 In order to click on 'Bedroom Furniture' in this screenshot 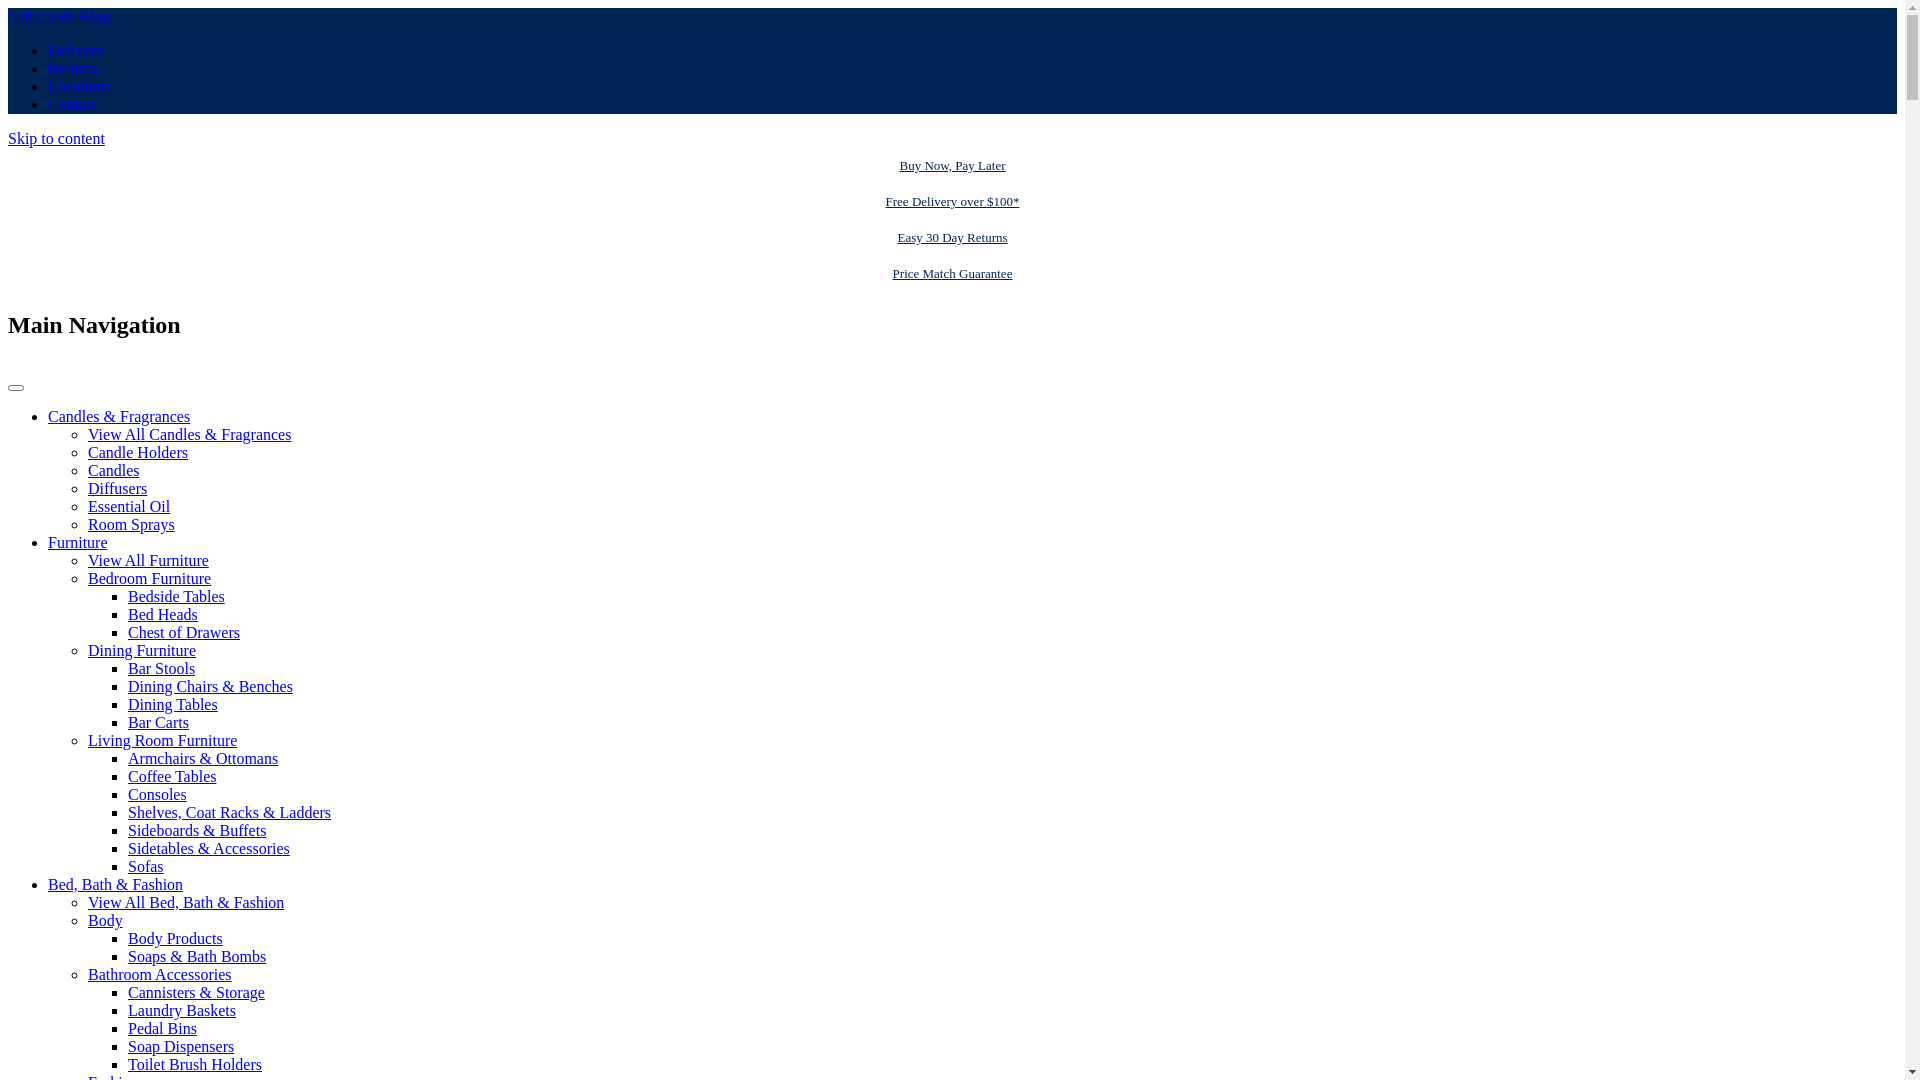, I will do `click(148, 578)`.